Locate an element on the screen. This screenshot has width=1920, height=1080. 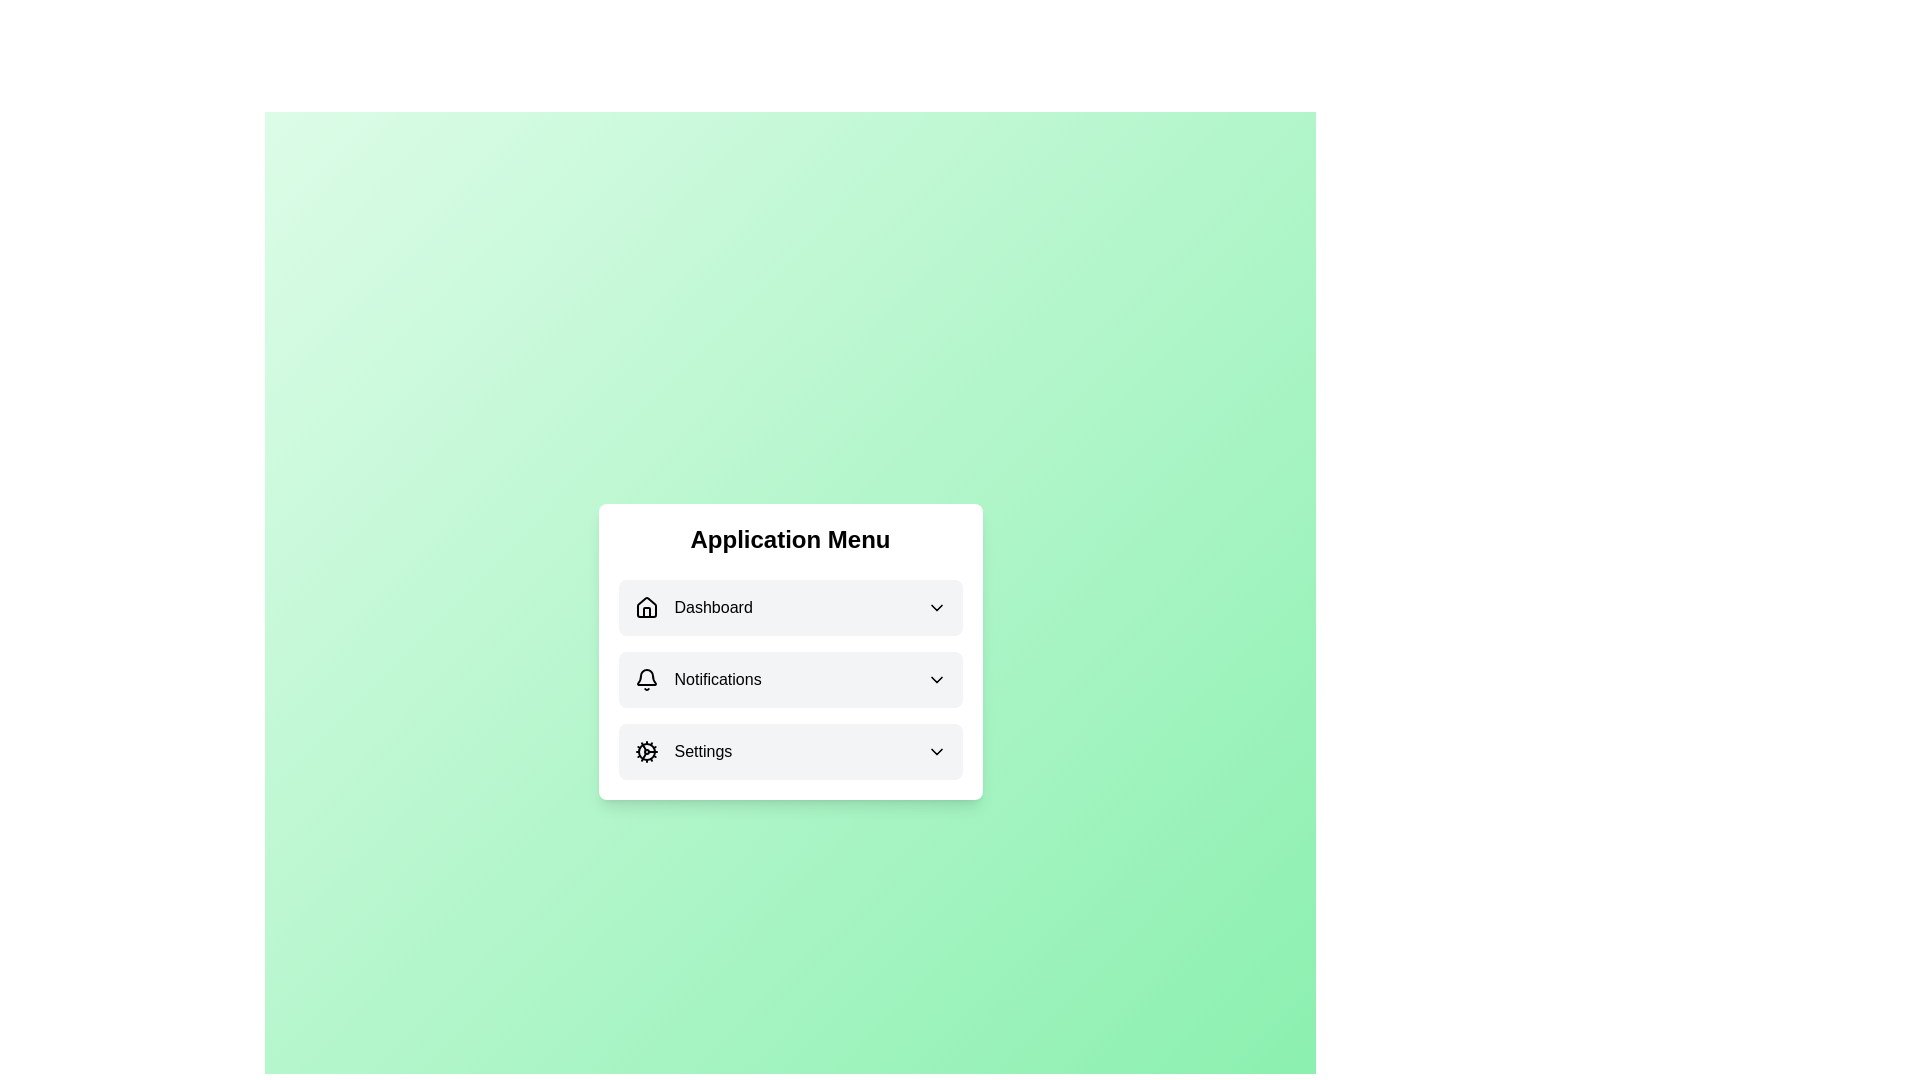
the bell icon located to the left of the 'Notifications' text in the second row of the application menu is located at coordinates (646, 678).